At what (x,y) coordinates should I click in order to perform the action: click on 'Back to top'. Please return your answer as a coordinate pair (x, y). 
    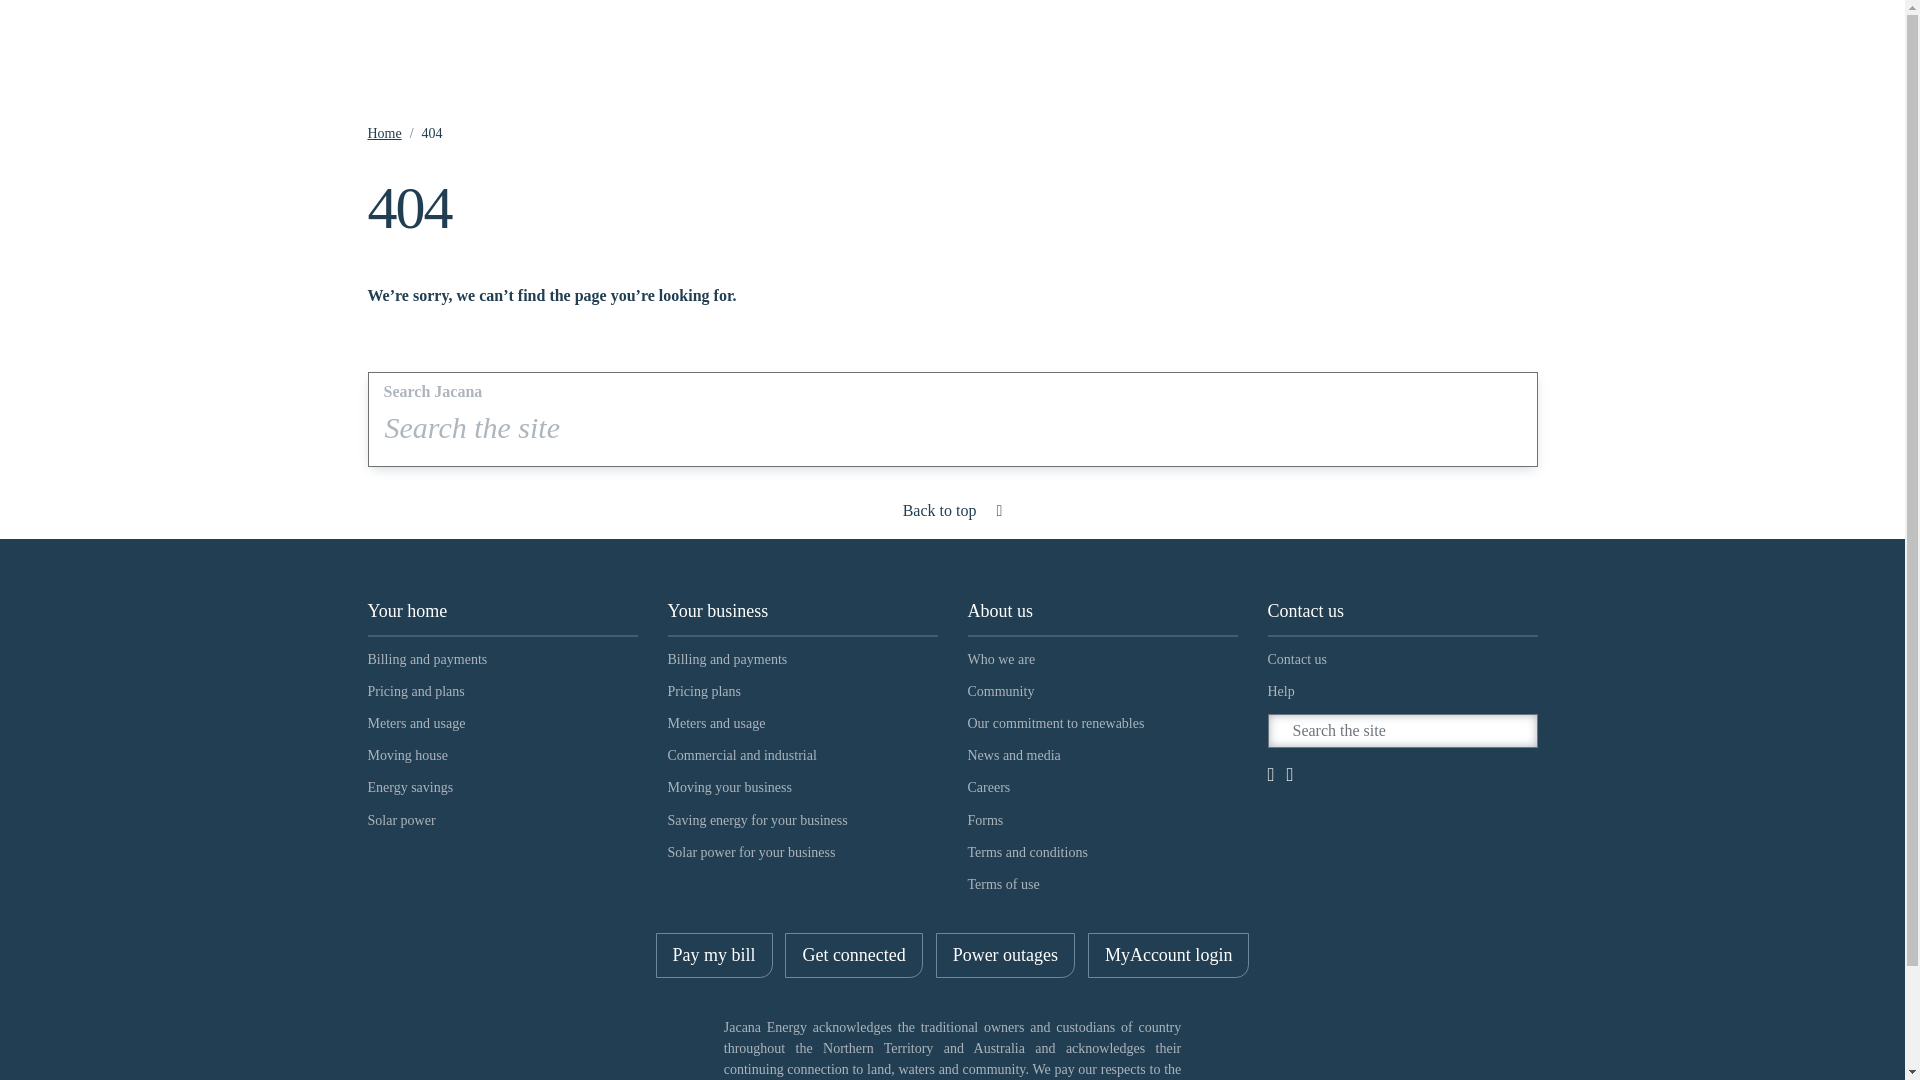
    Looking at the image, I should click on (952, 509).